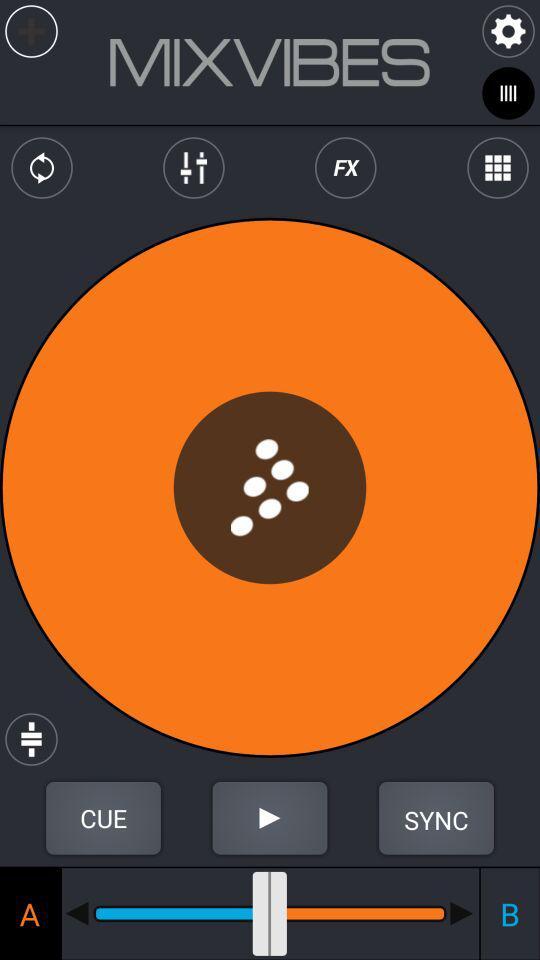 This screenshot has width=540, height=960. What do you see at coordinates (103, 818) in the screenshot?
I see `the item above a item` at bounding box center [103, 818].